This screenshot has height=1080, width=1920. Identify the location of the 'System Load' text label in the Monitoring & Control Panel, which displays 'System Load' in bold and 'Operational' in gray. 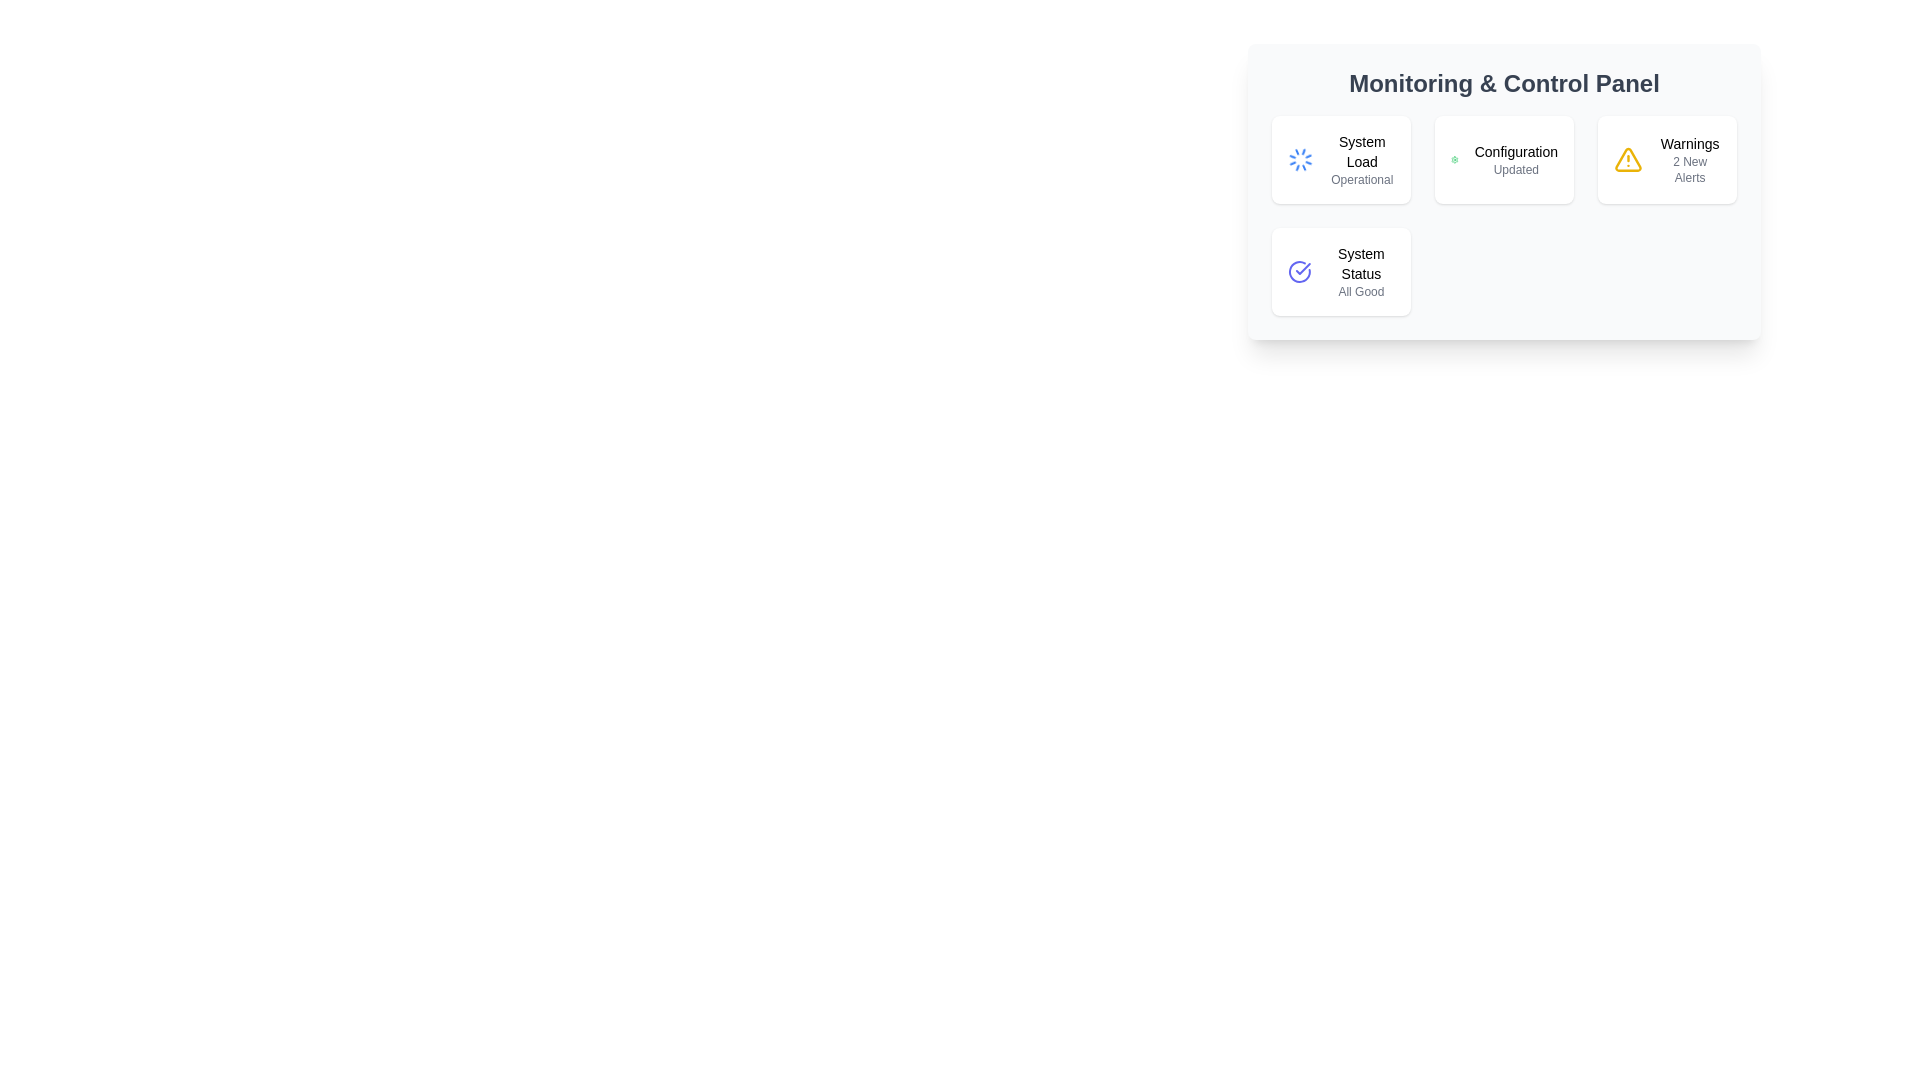
(1361, 158).